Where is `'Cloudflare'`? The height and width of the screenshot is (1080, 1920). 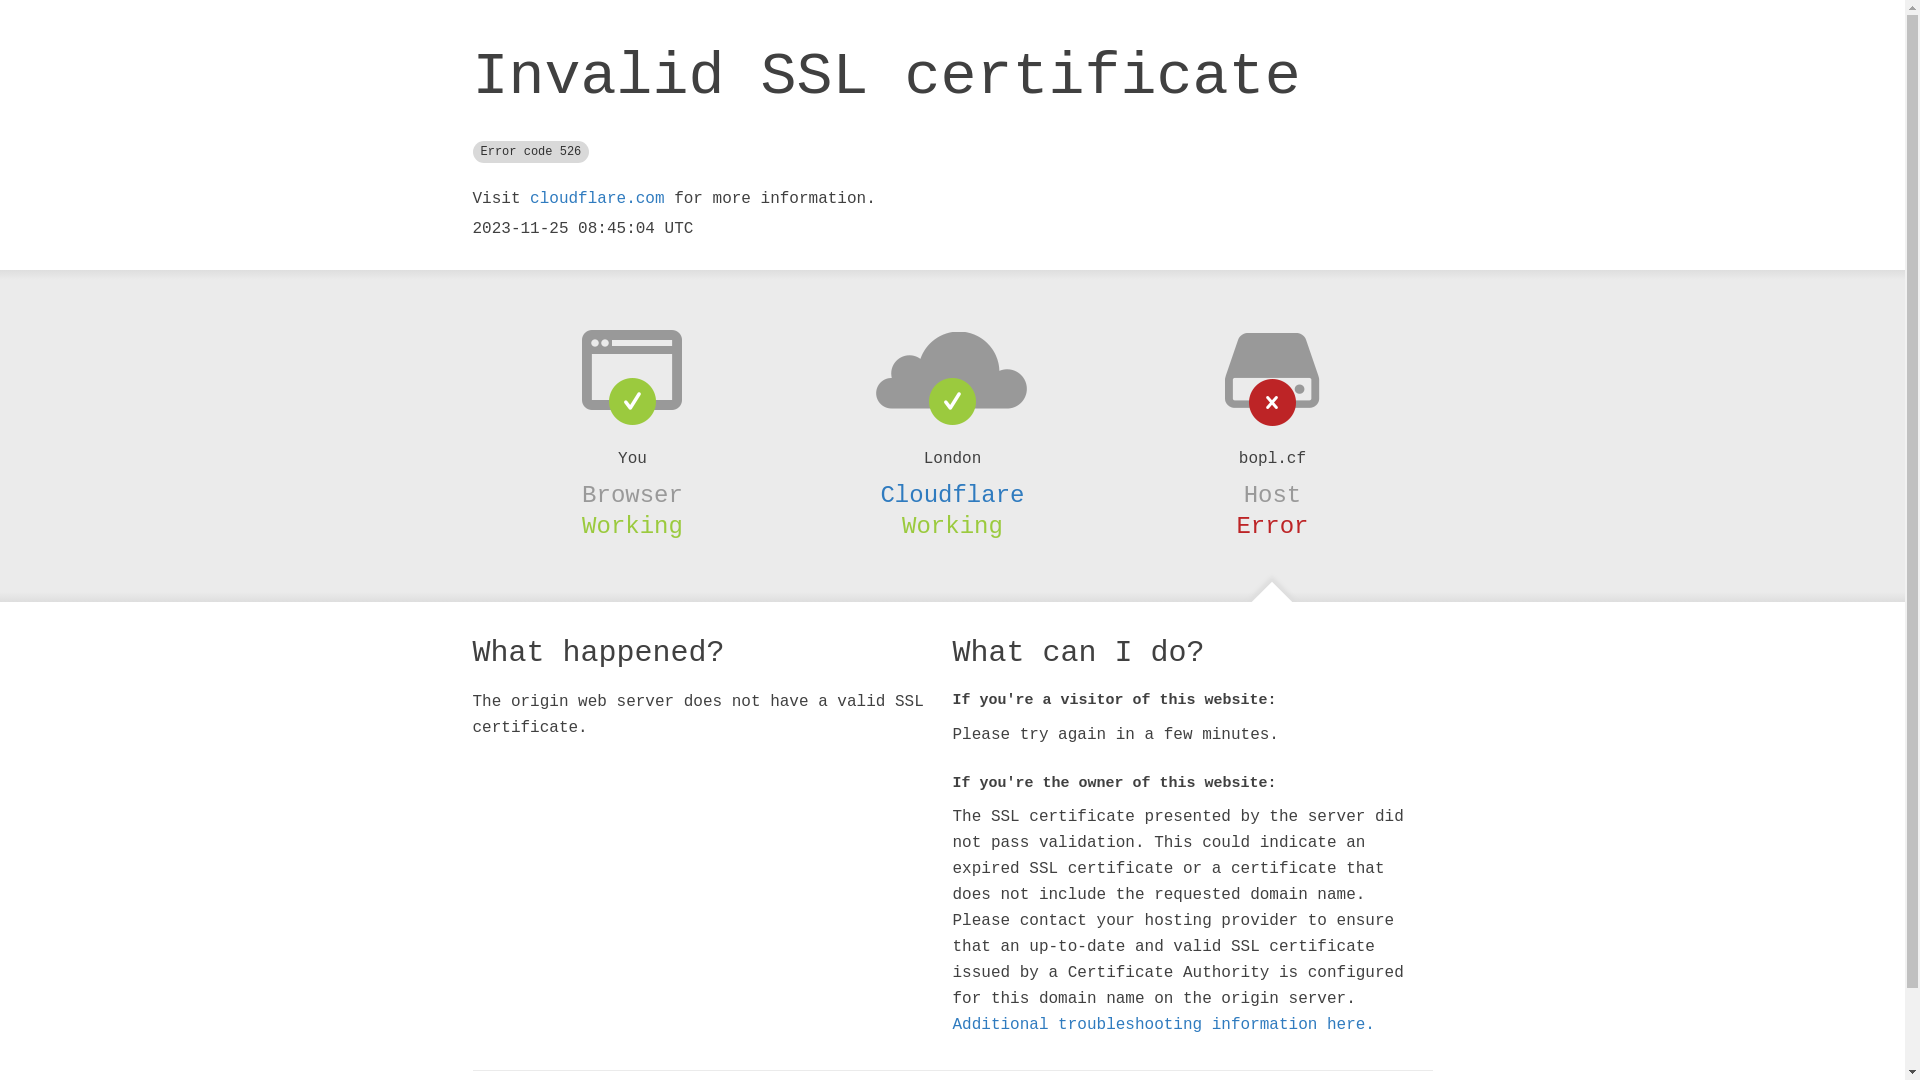 'Cloudflare' is located at coordinates (950, 495).